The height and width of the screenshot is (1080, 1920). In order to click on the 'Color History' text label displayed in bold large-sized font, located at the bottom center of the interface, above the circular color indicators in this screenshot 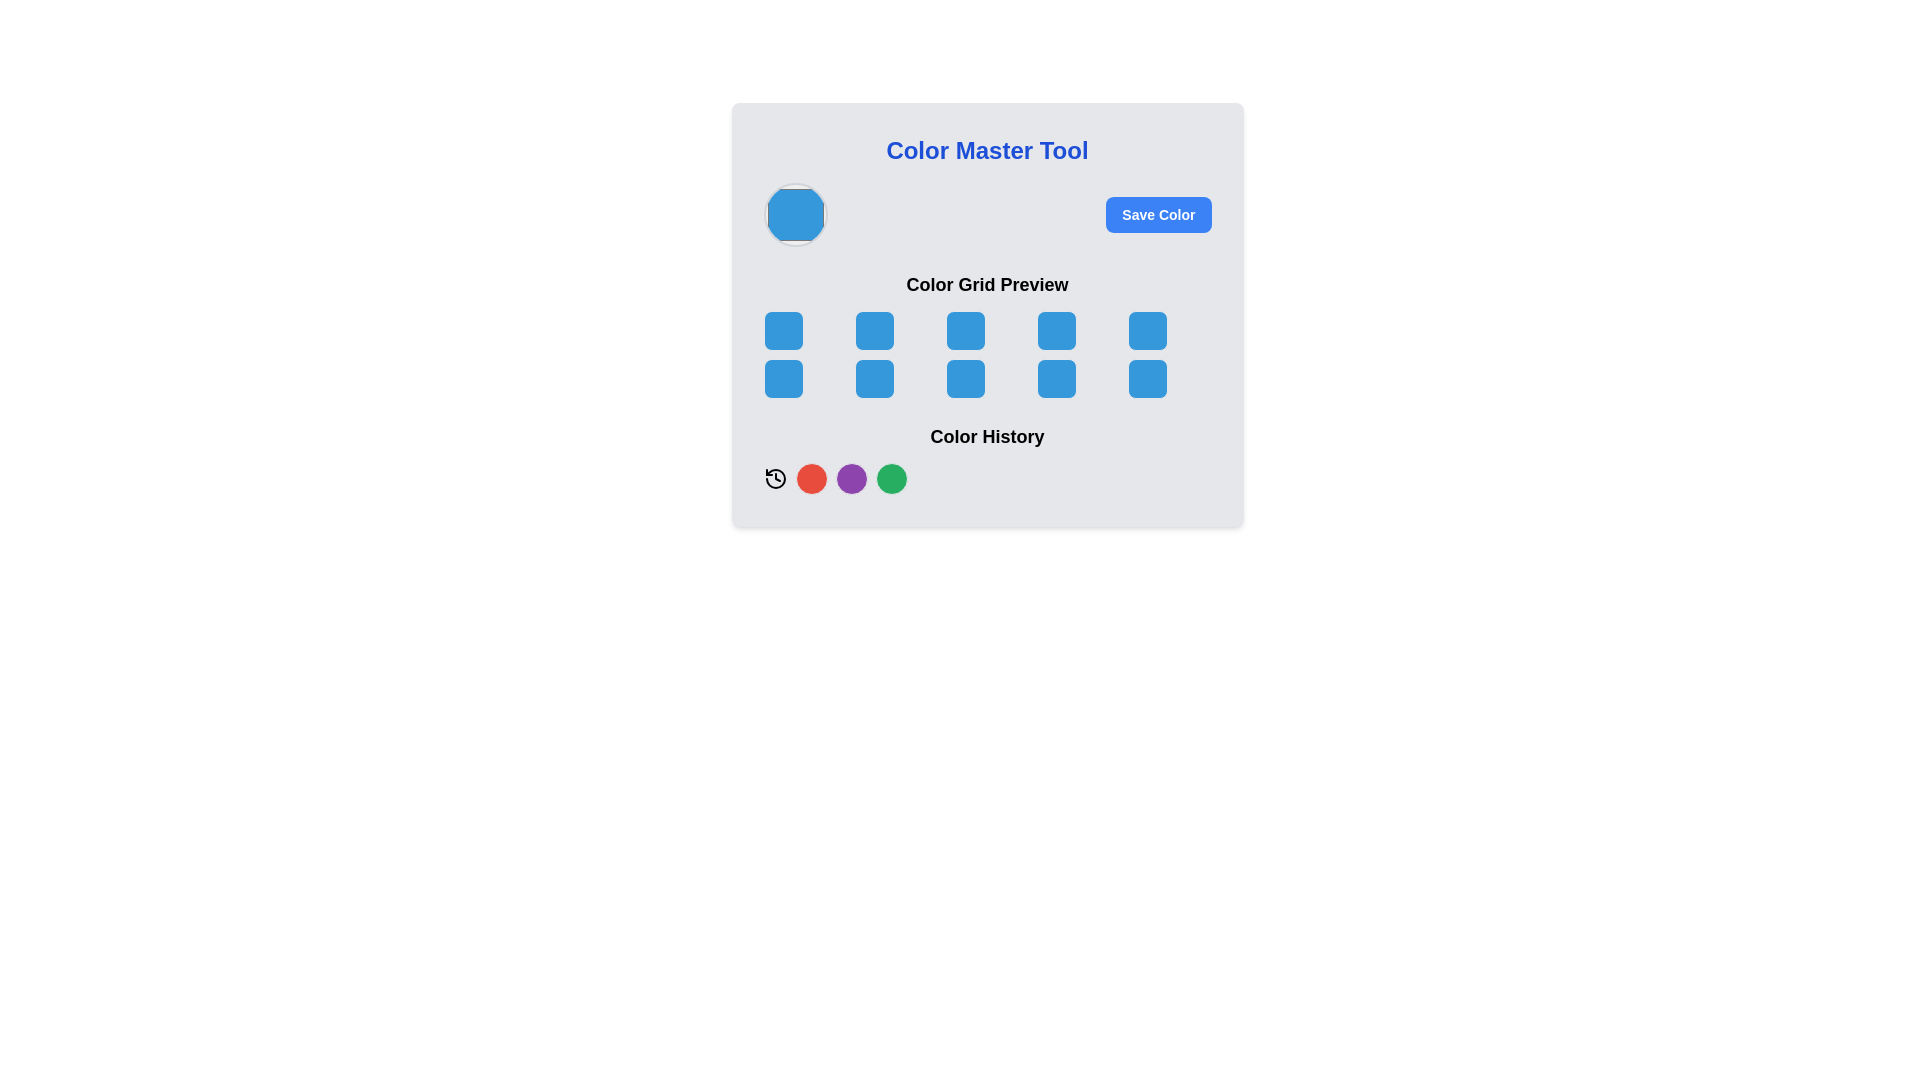, I will do `click(987, 435)`.